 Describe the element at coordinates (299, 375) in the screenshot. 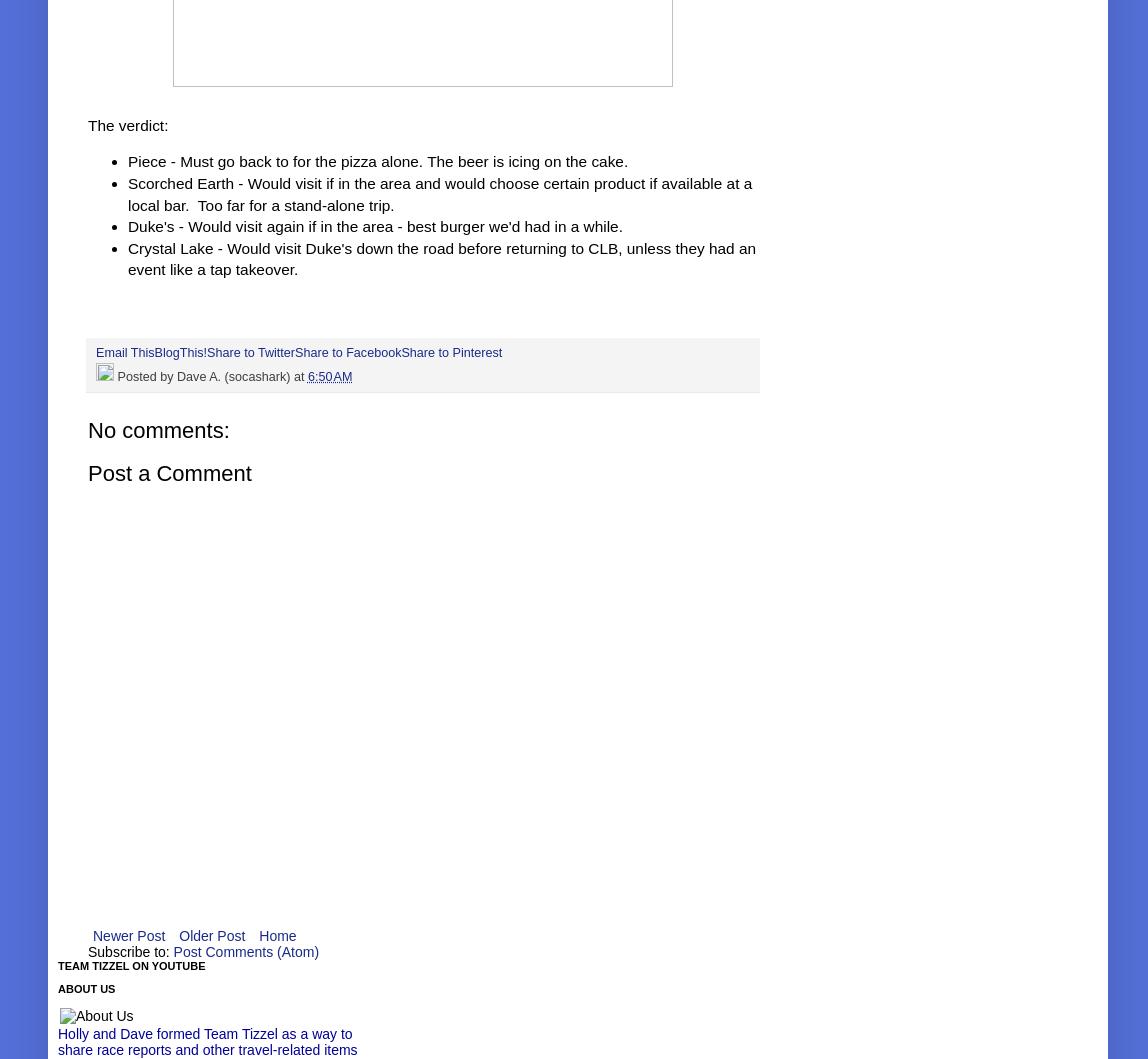

I see `'at'` at that location.